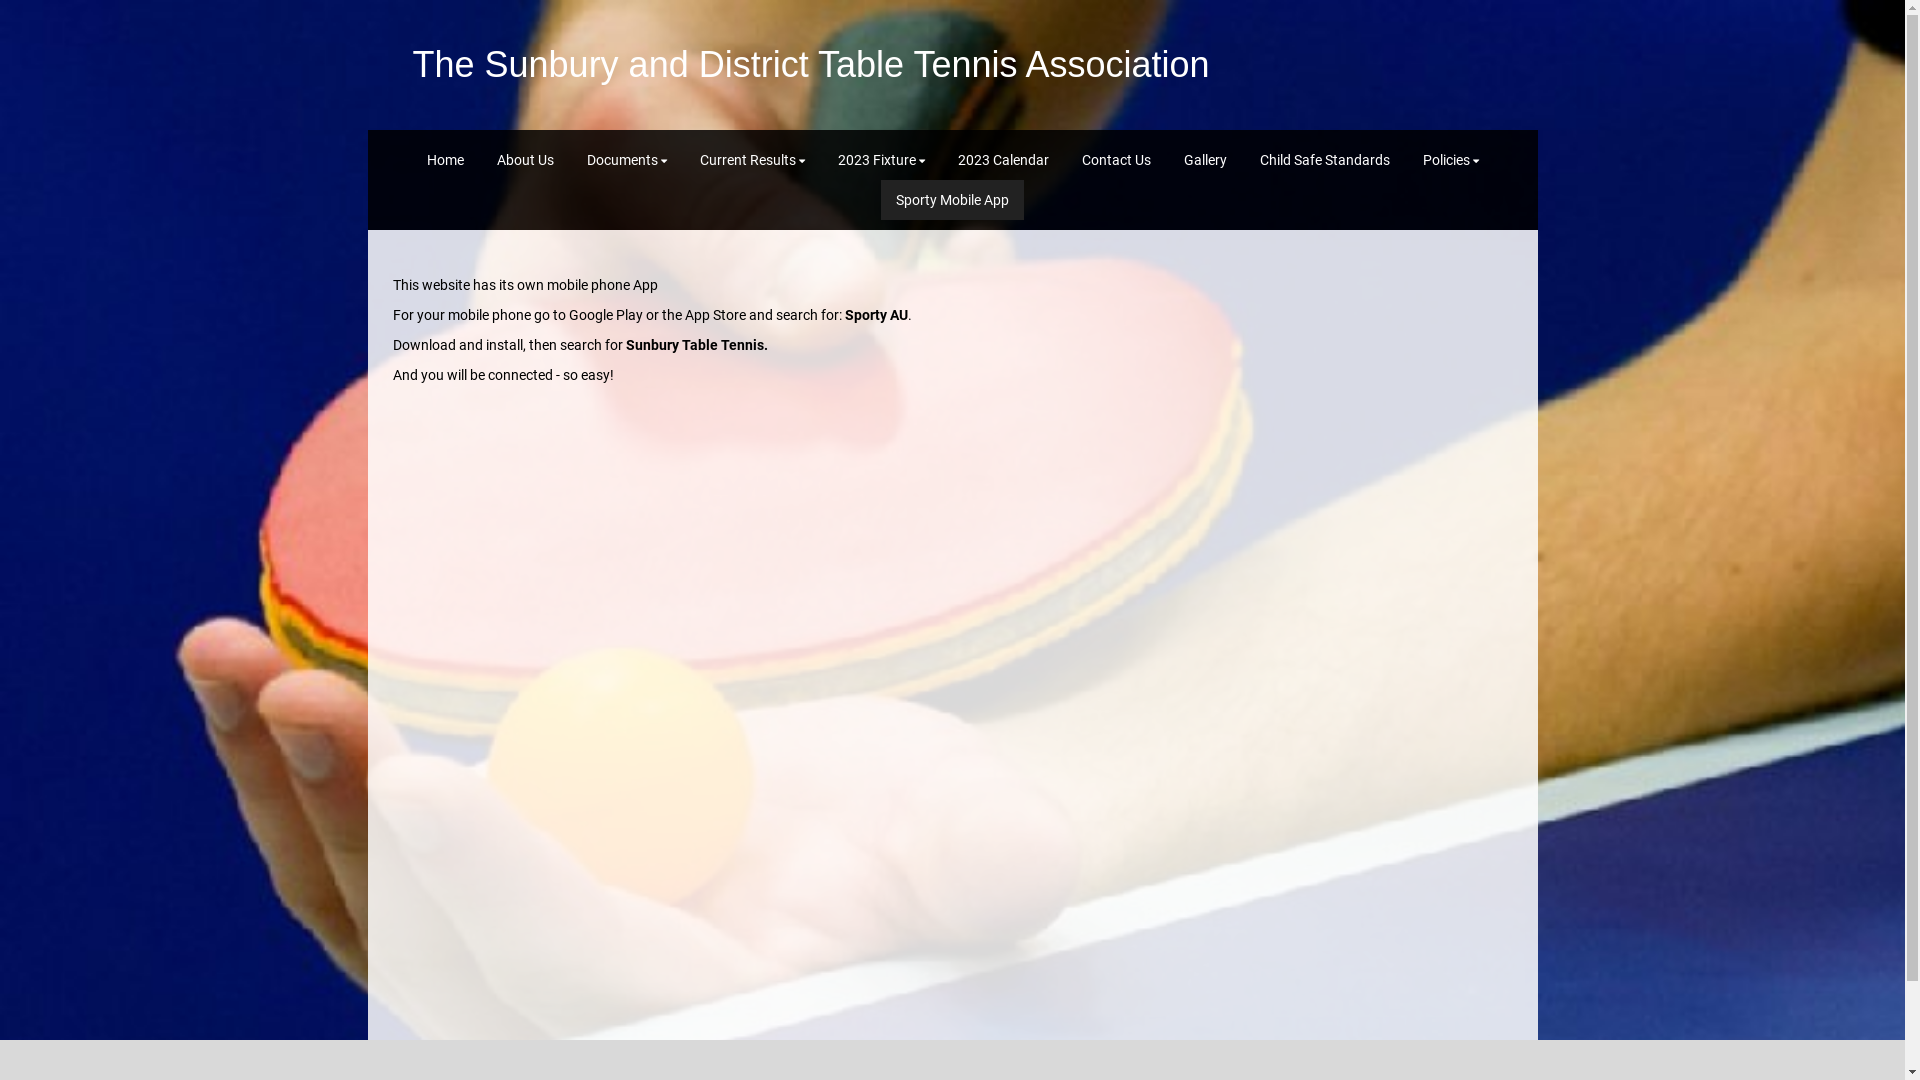  Describe the element at coordinates (1324, 158) in the screenshot. I see `'Child Safe Standards'` at that location.